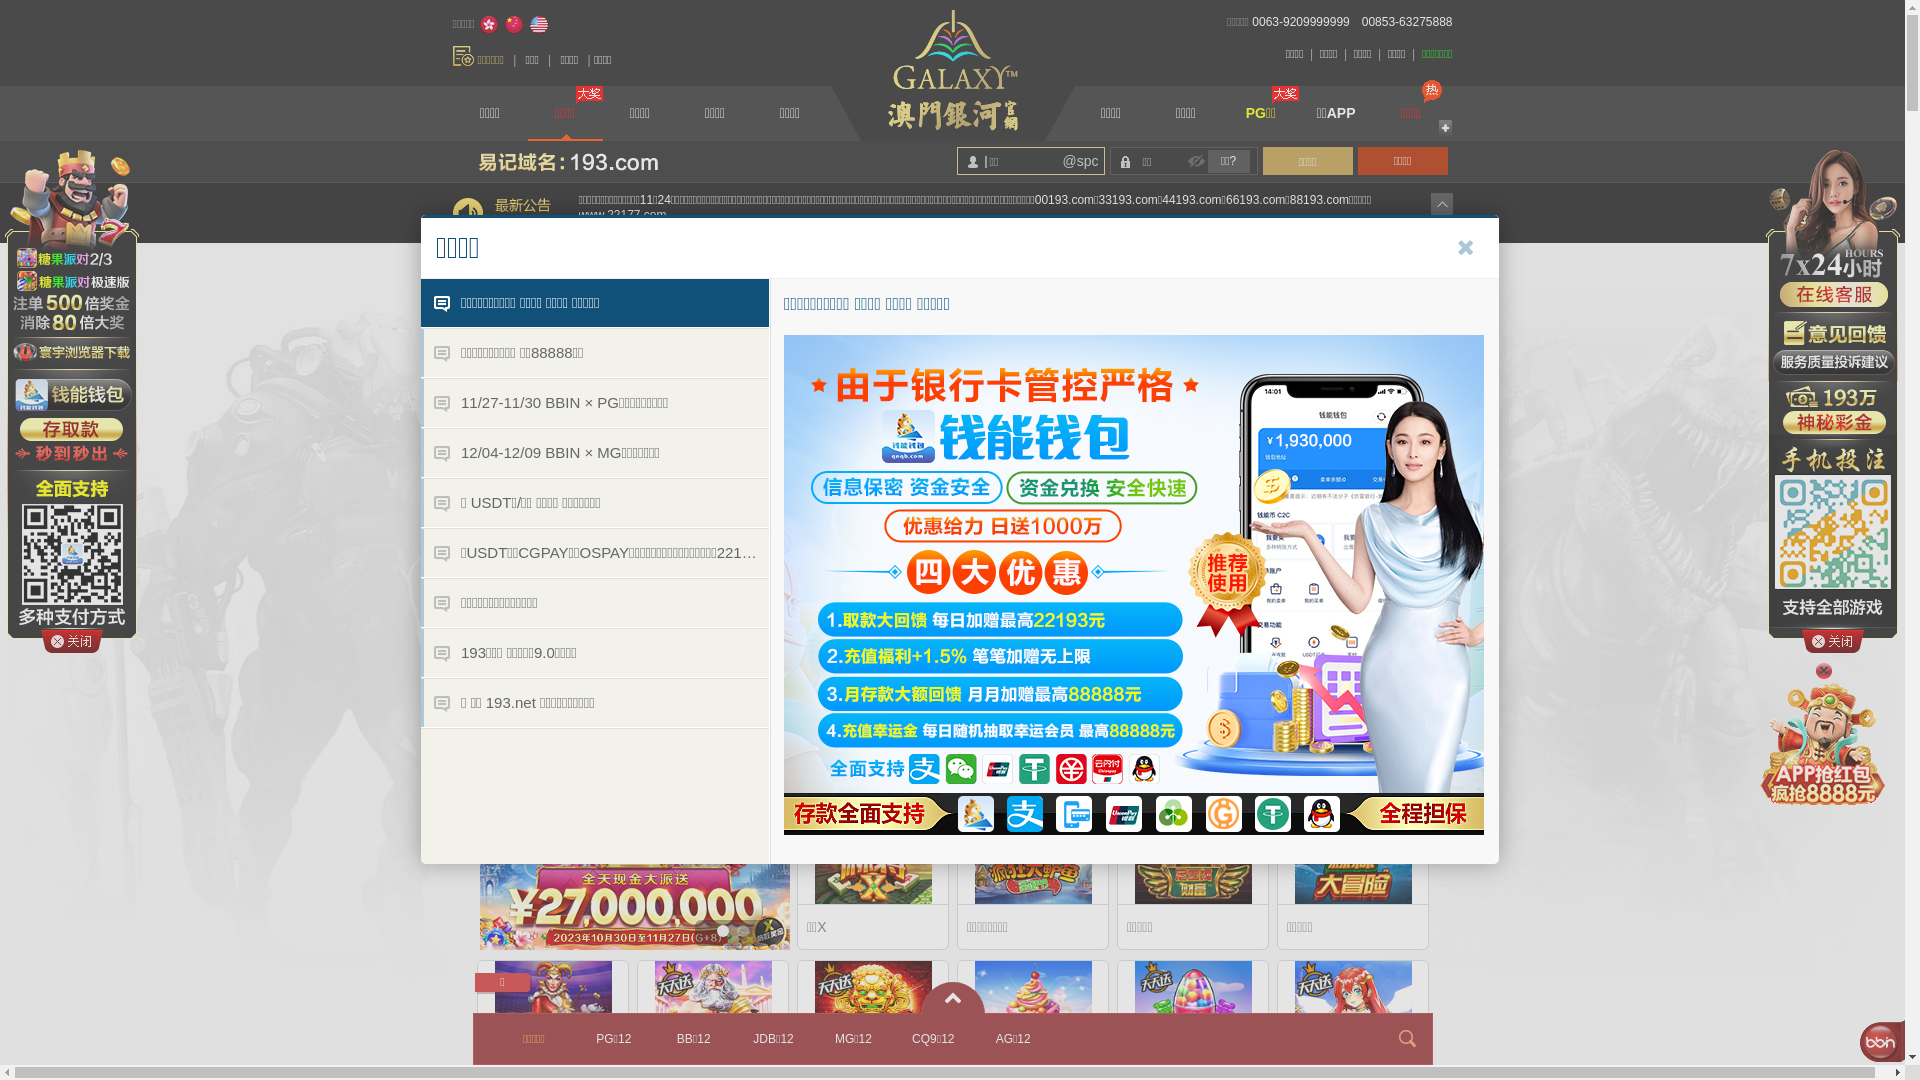 This screenshot has width=1920, height=1080. What do you see at coordinates (538, 24) in the screenshot?
I see `'English'` at bounding box center [538, 24].